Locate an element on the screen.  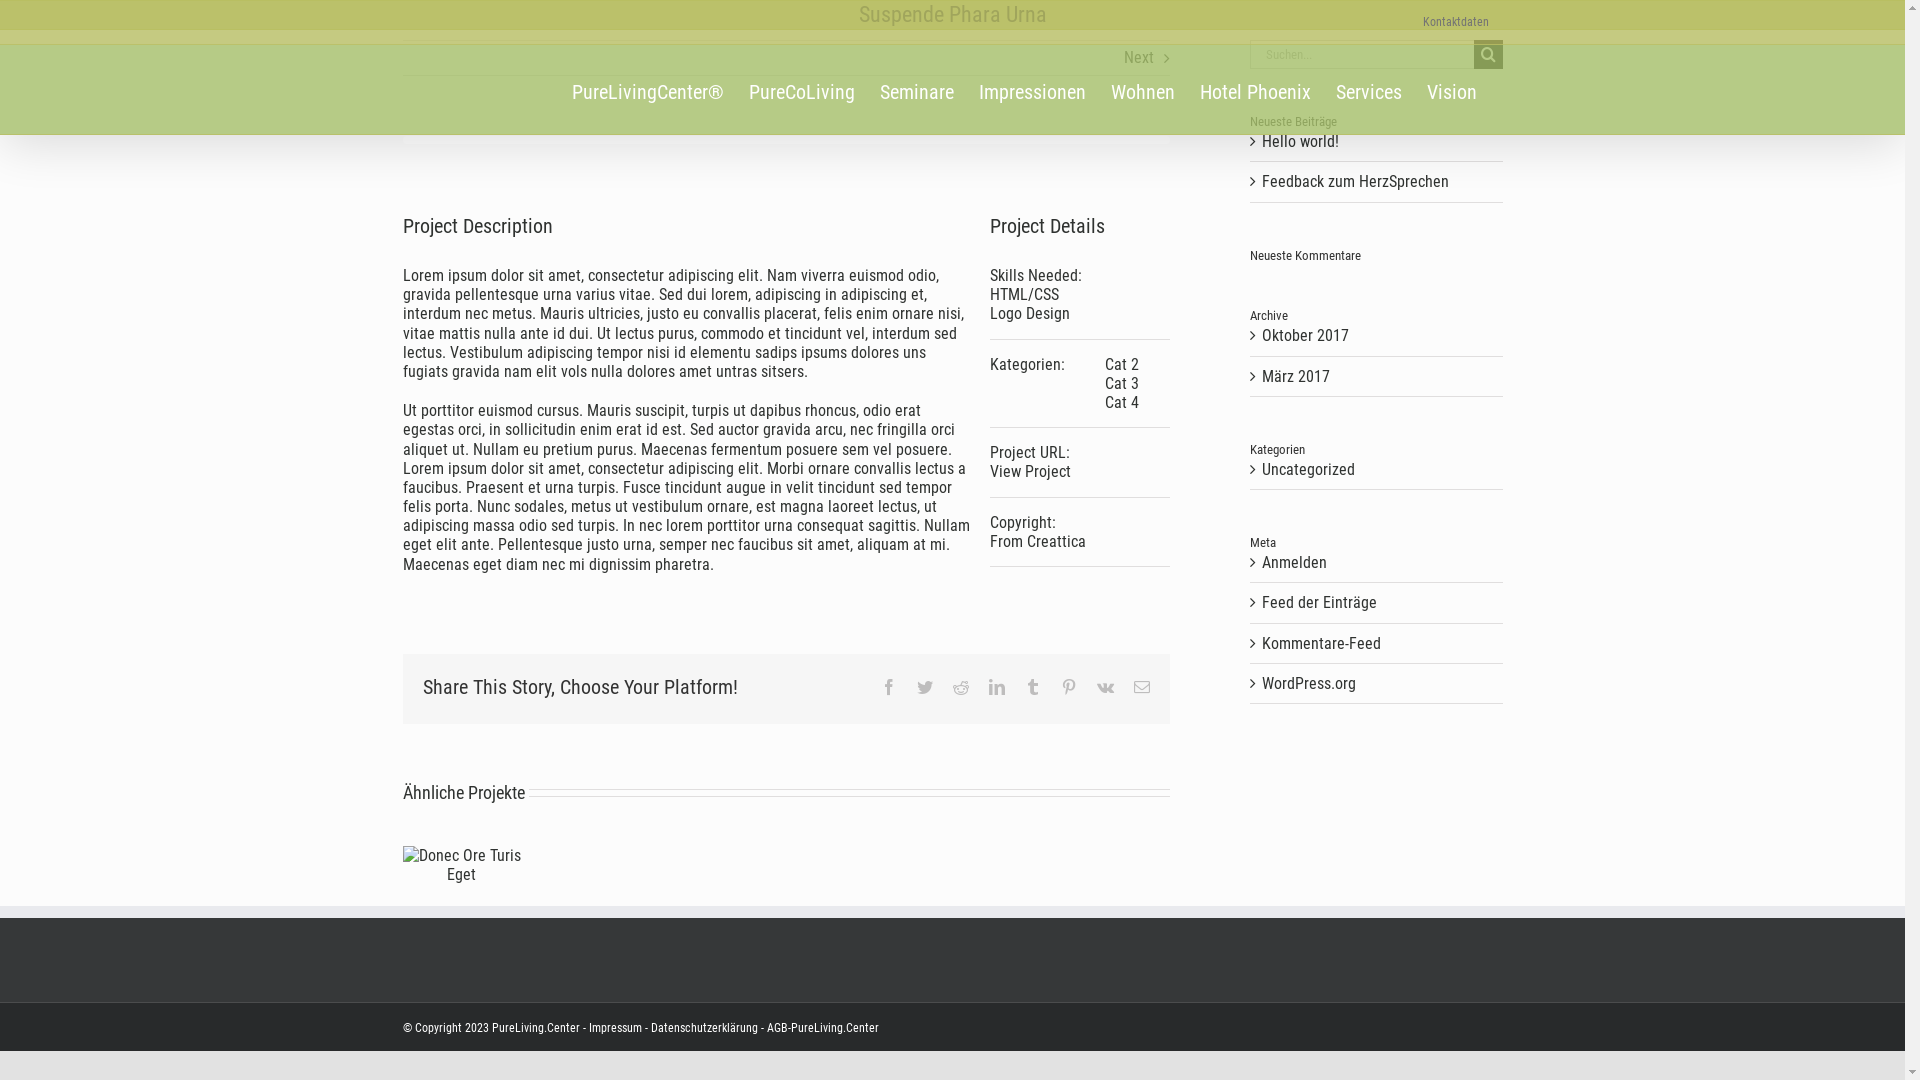
'Logo Design' is located at coordinates (1030, 313).